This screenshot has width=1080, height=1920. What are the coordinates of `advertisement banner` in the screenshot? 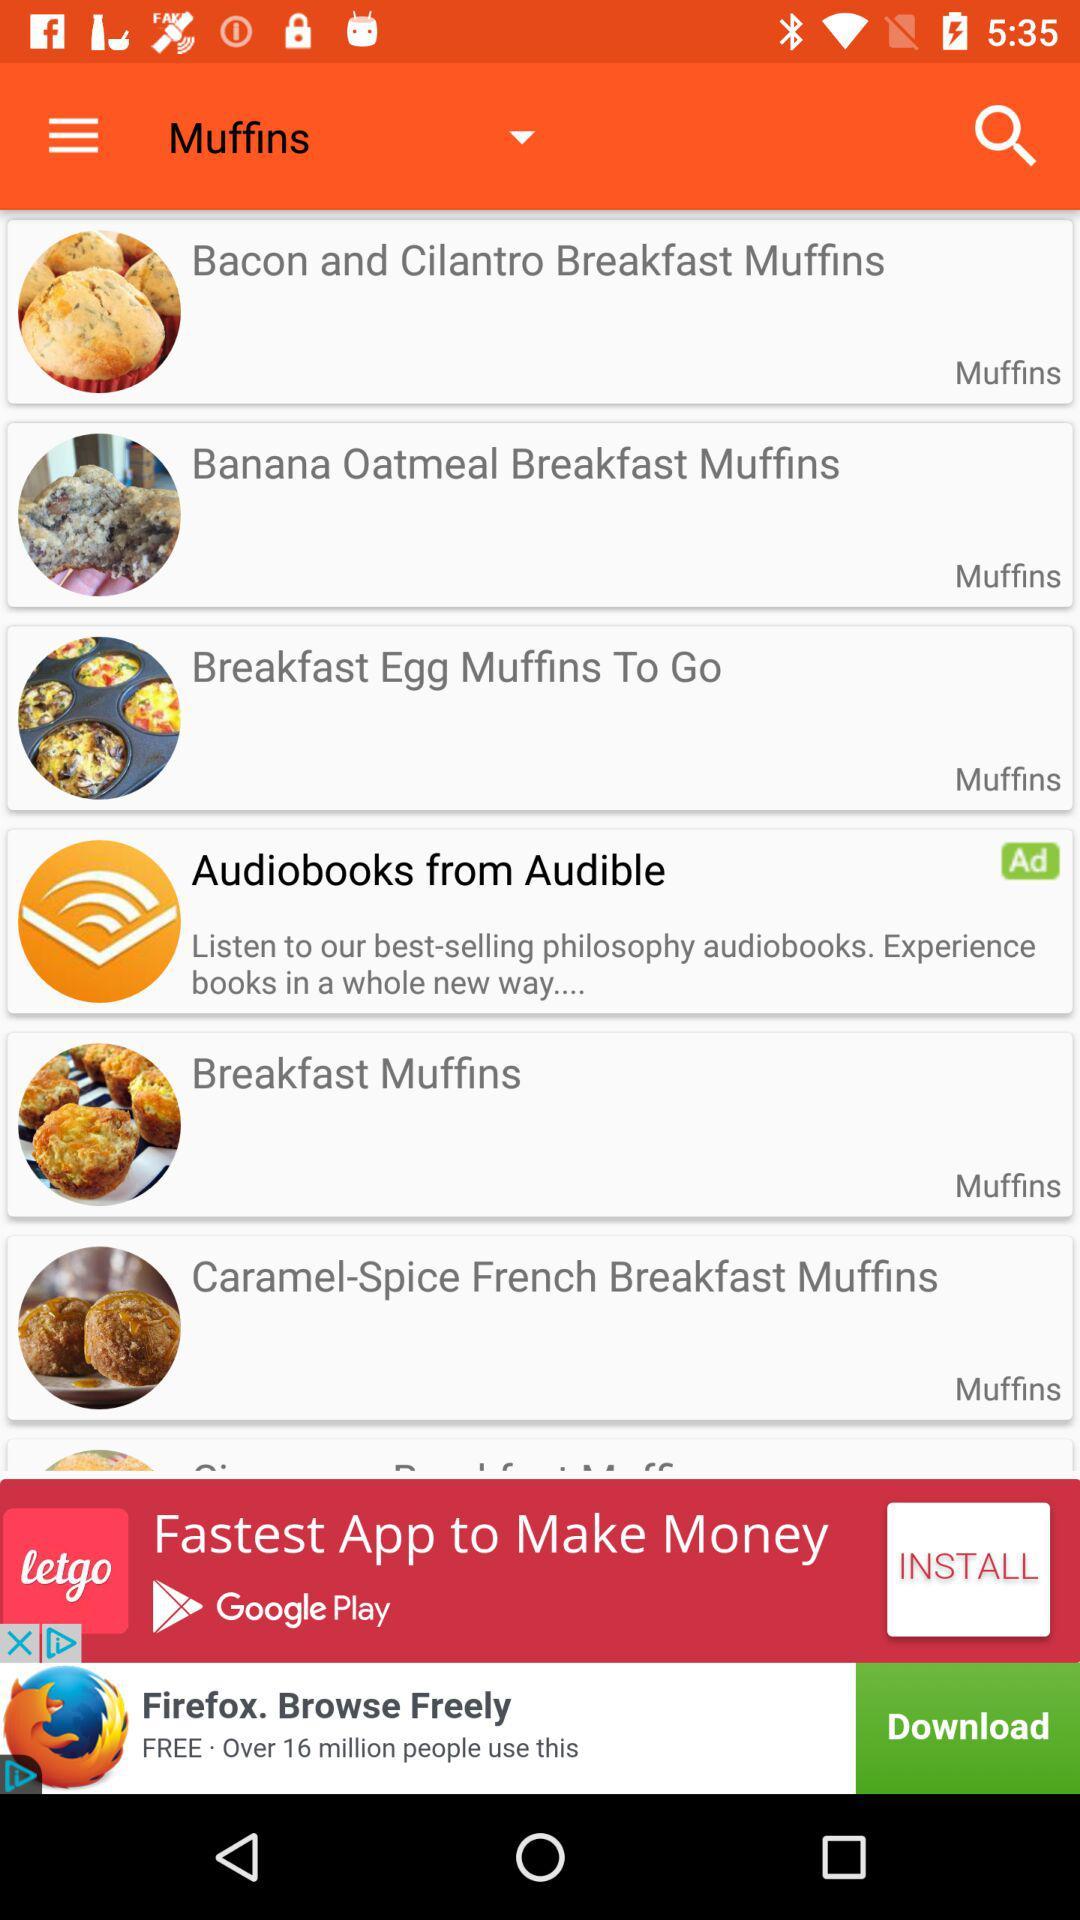 It's located at (540, 1727).